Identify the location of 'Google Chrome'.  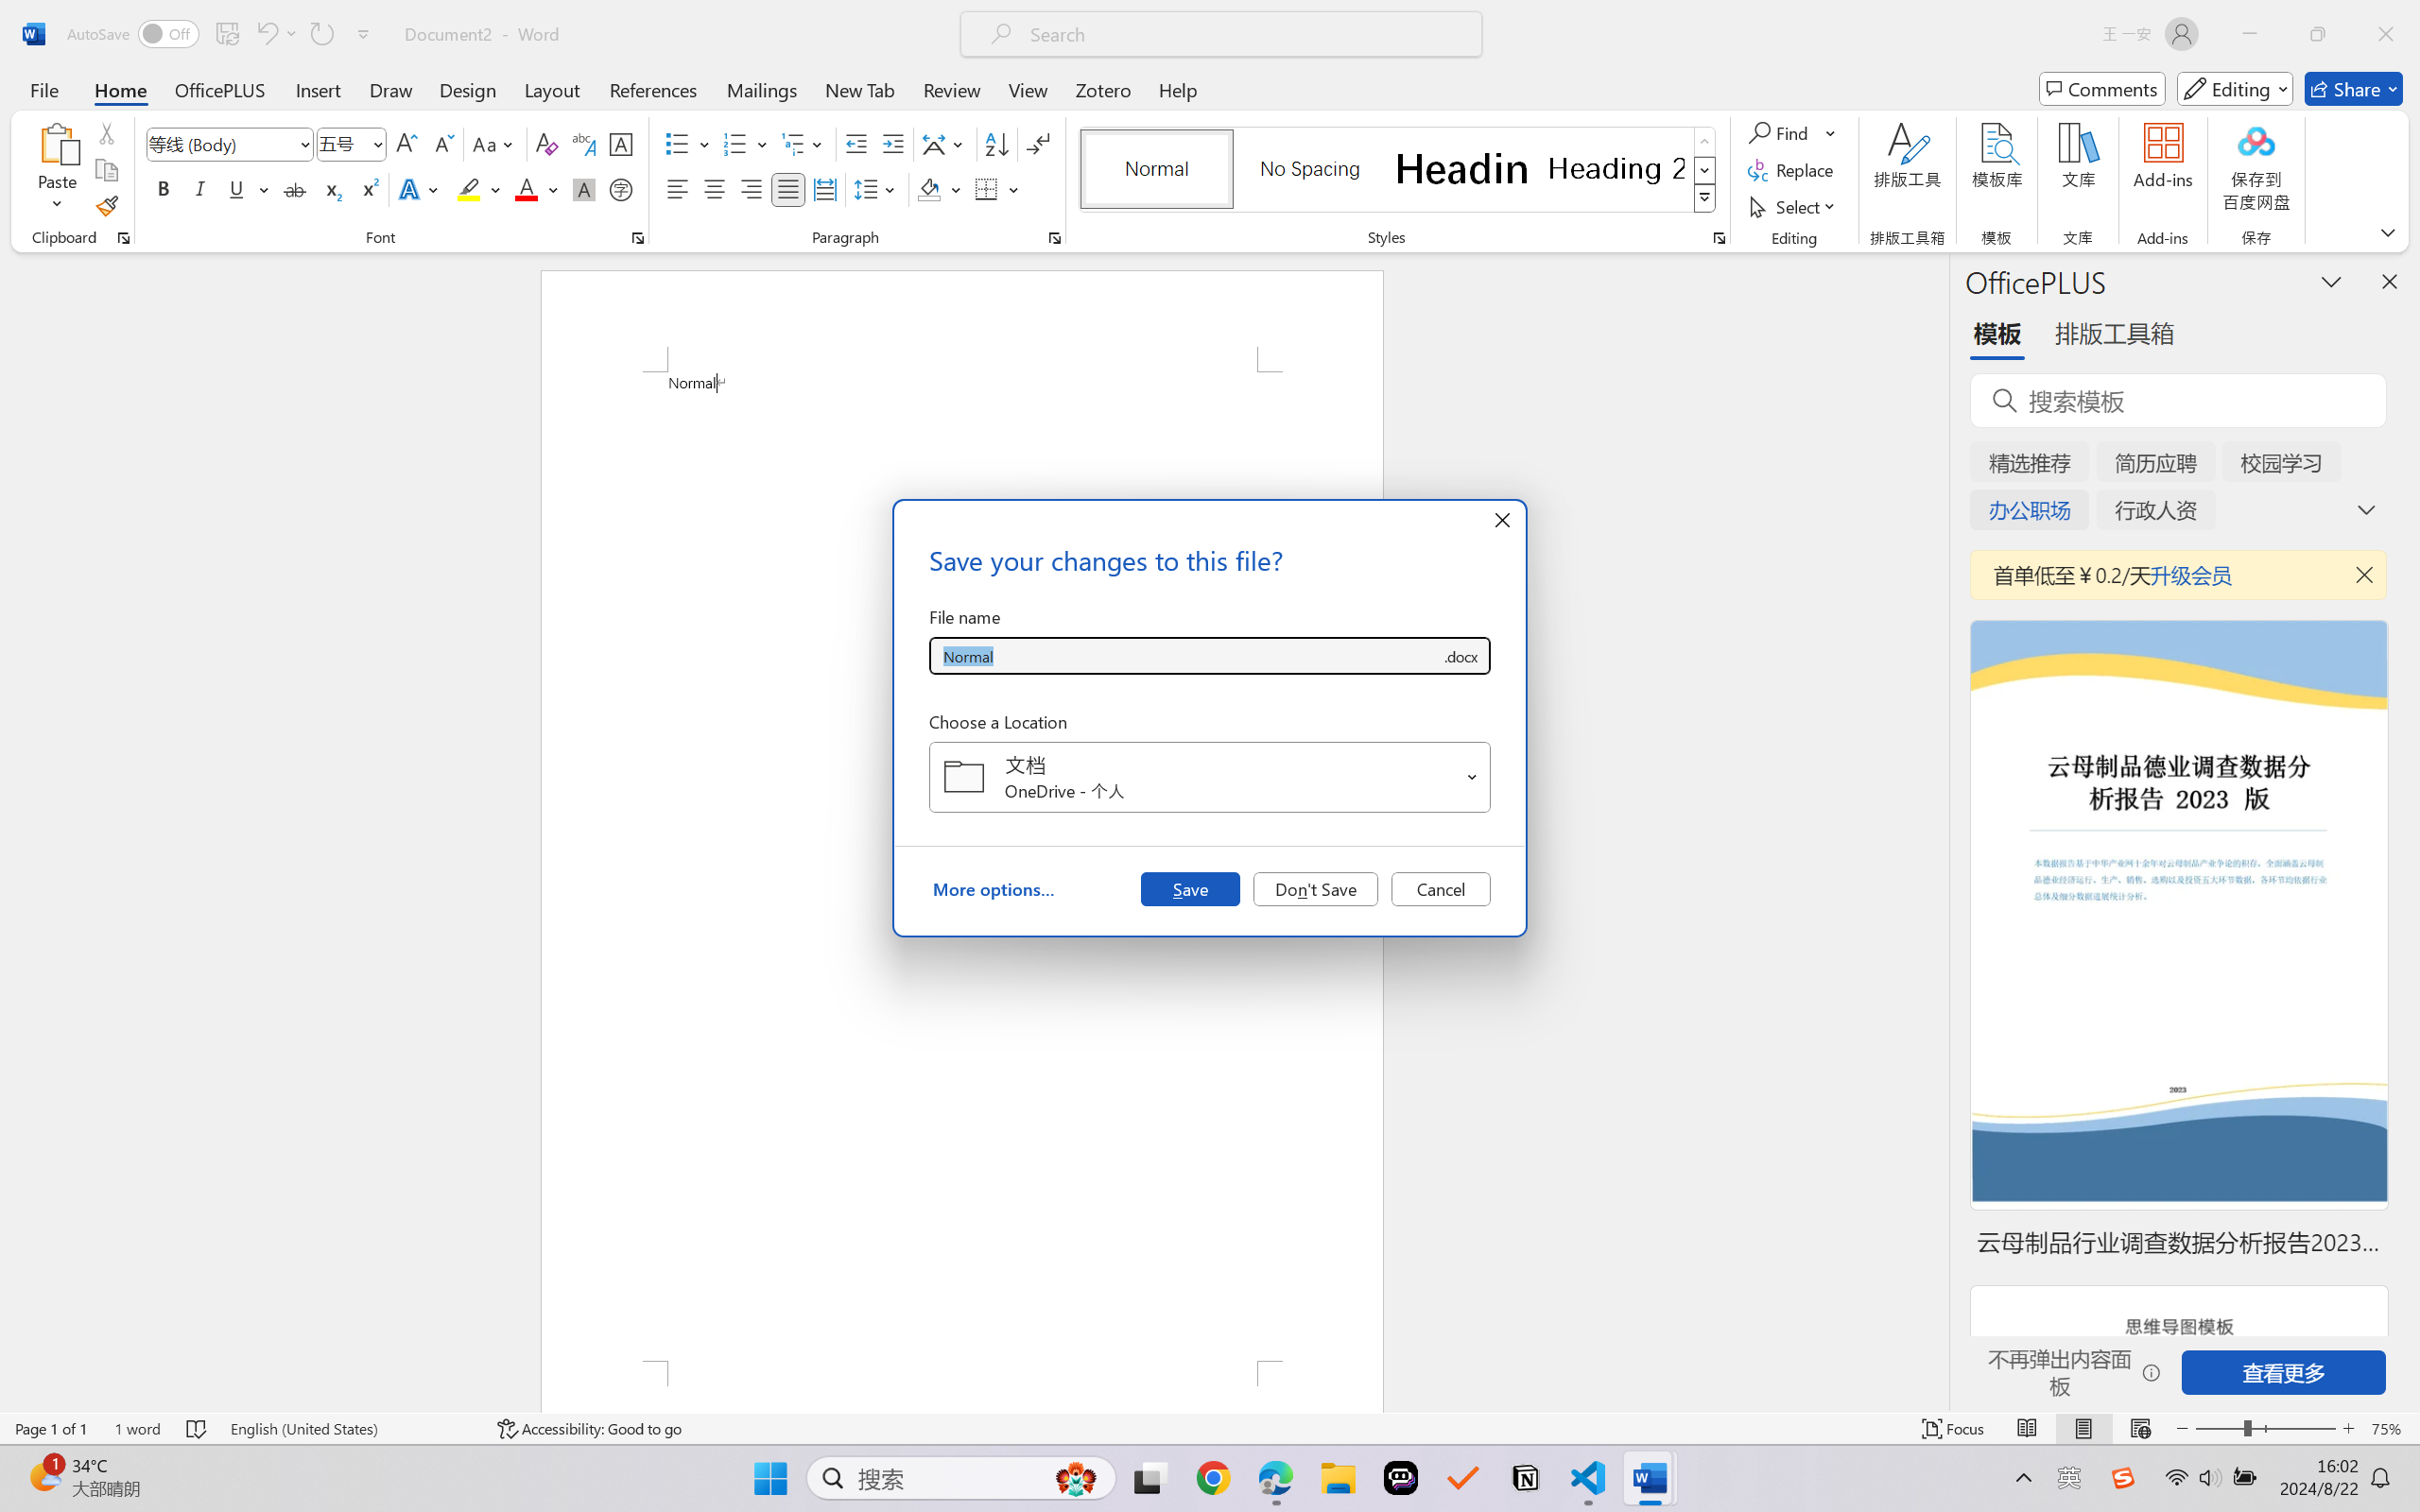
(1213, 1478).